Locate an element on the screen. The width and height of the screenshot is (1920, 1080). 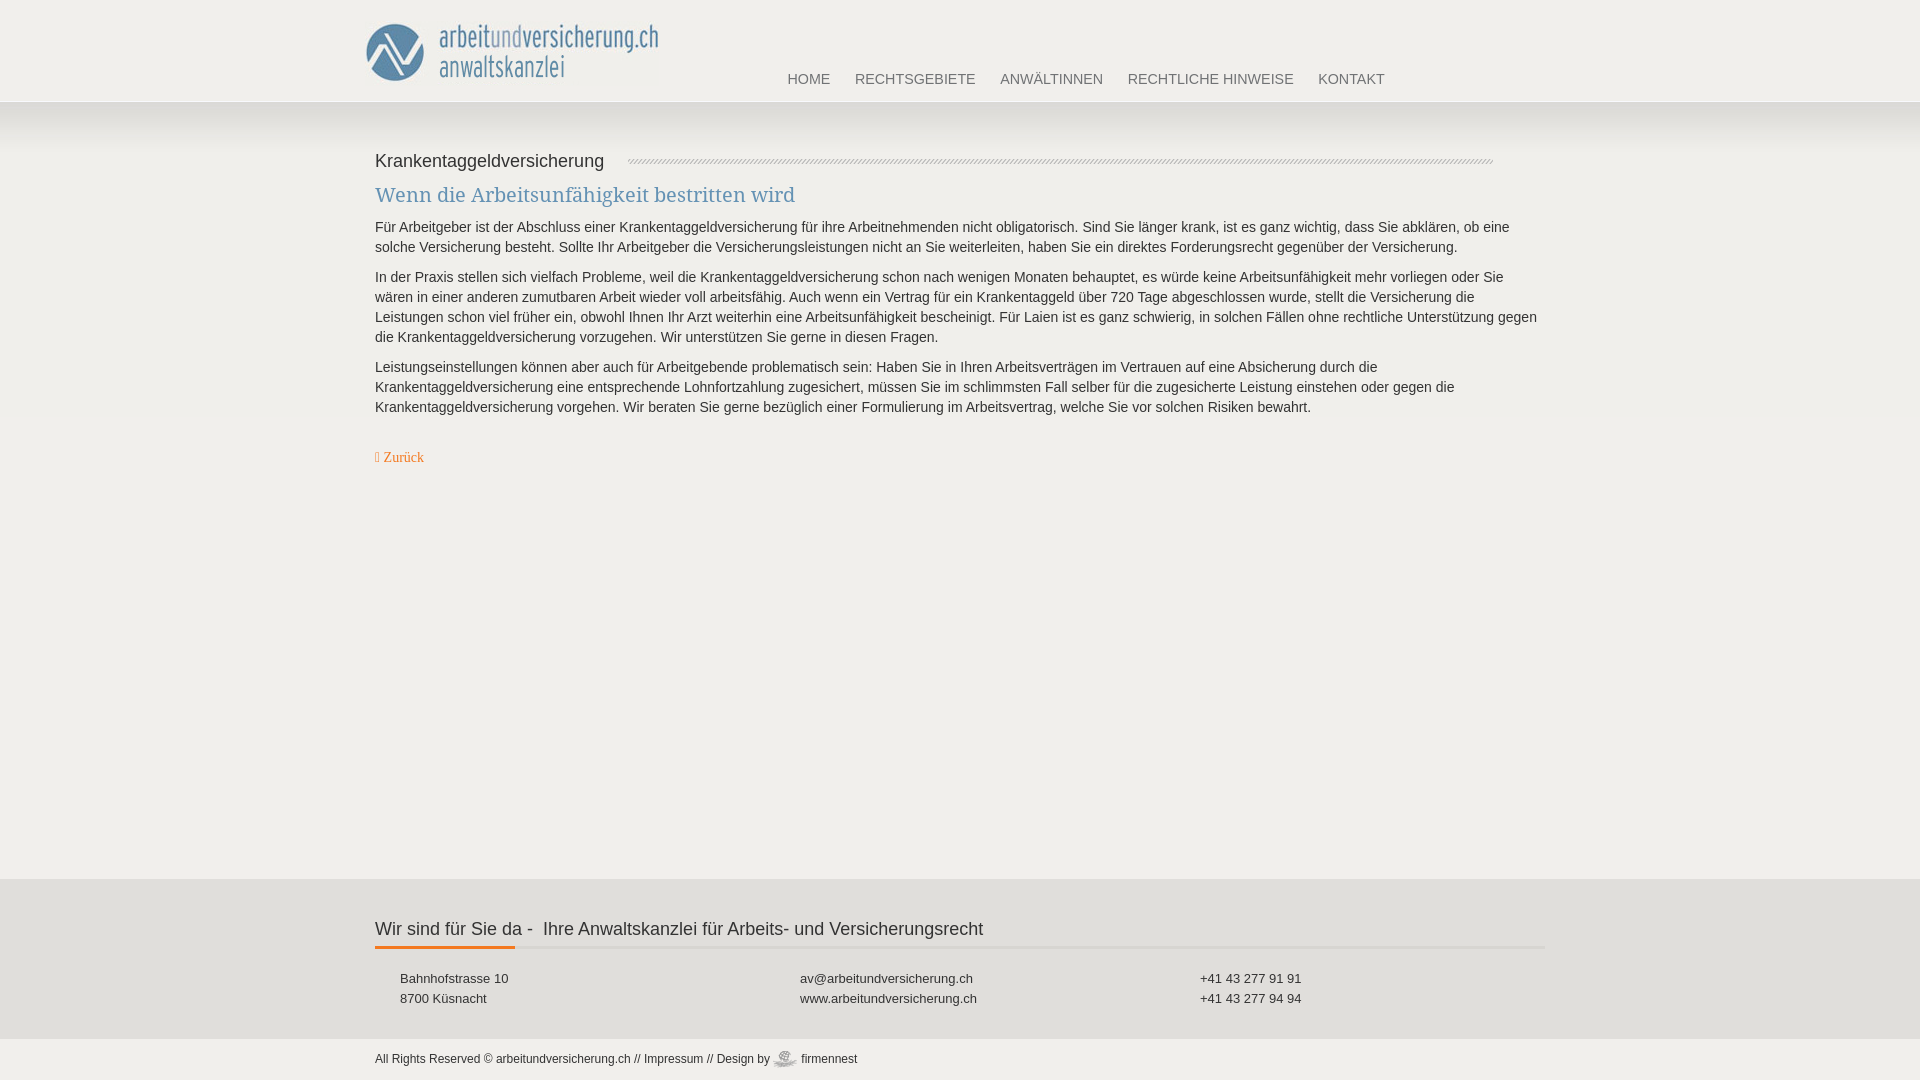
'HOME' is located at coordinates (808, 78).